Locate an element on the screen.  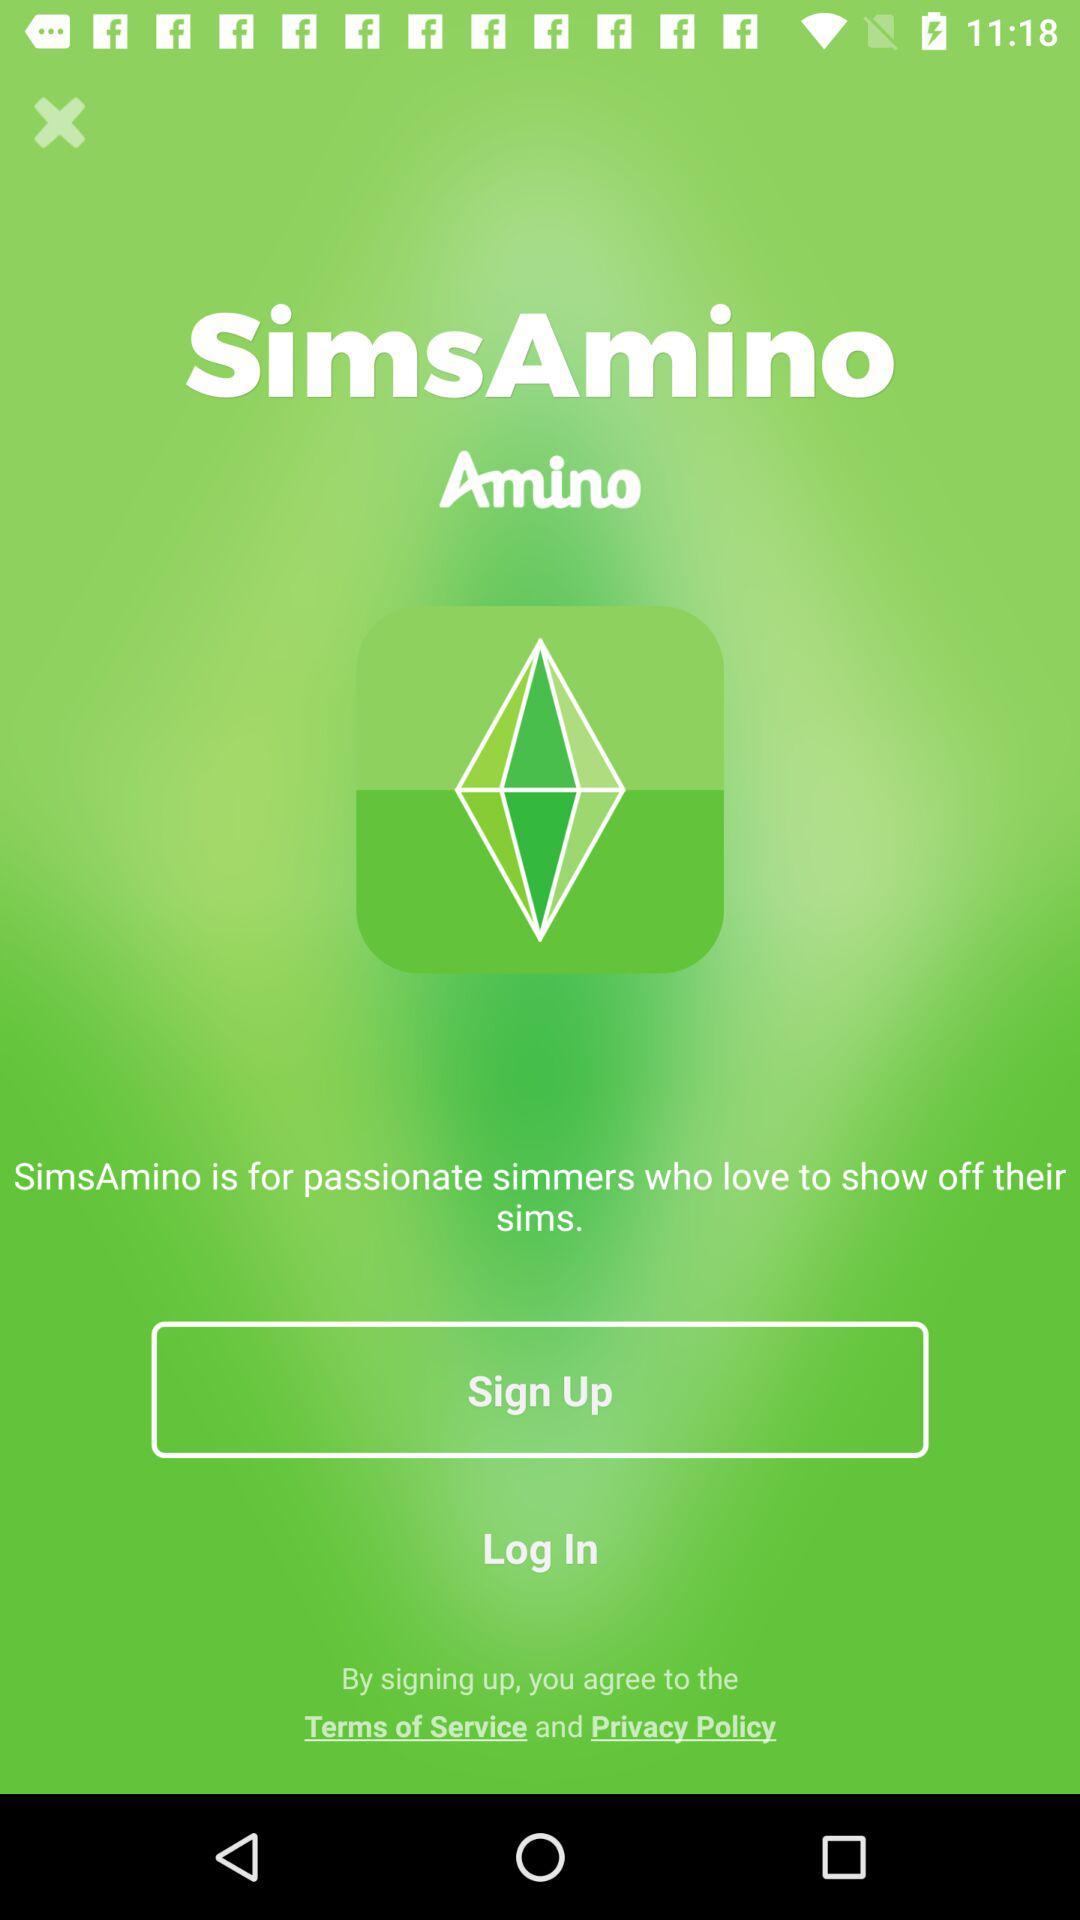
the button above log in icon is located at coordinates (540, 1388).